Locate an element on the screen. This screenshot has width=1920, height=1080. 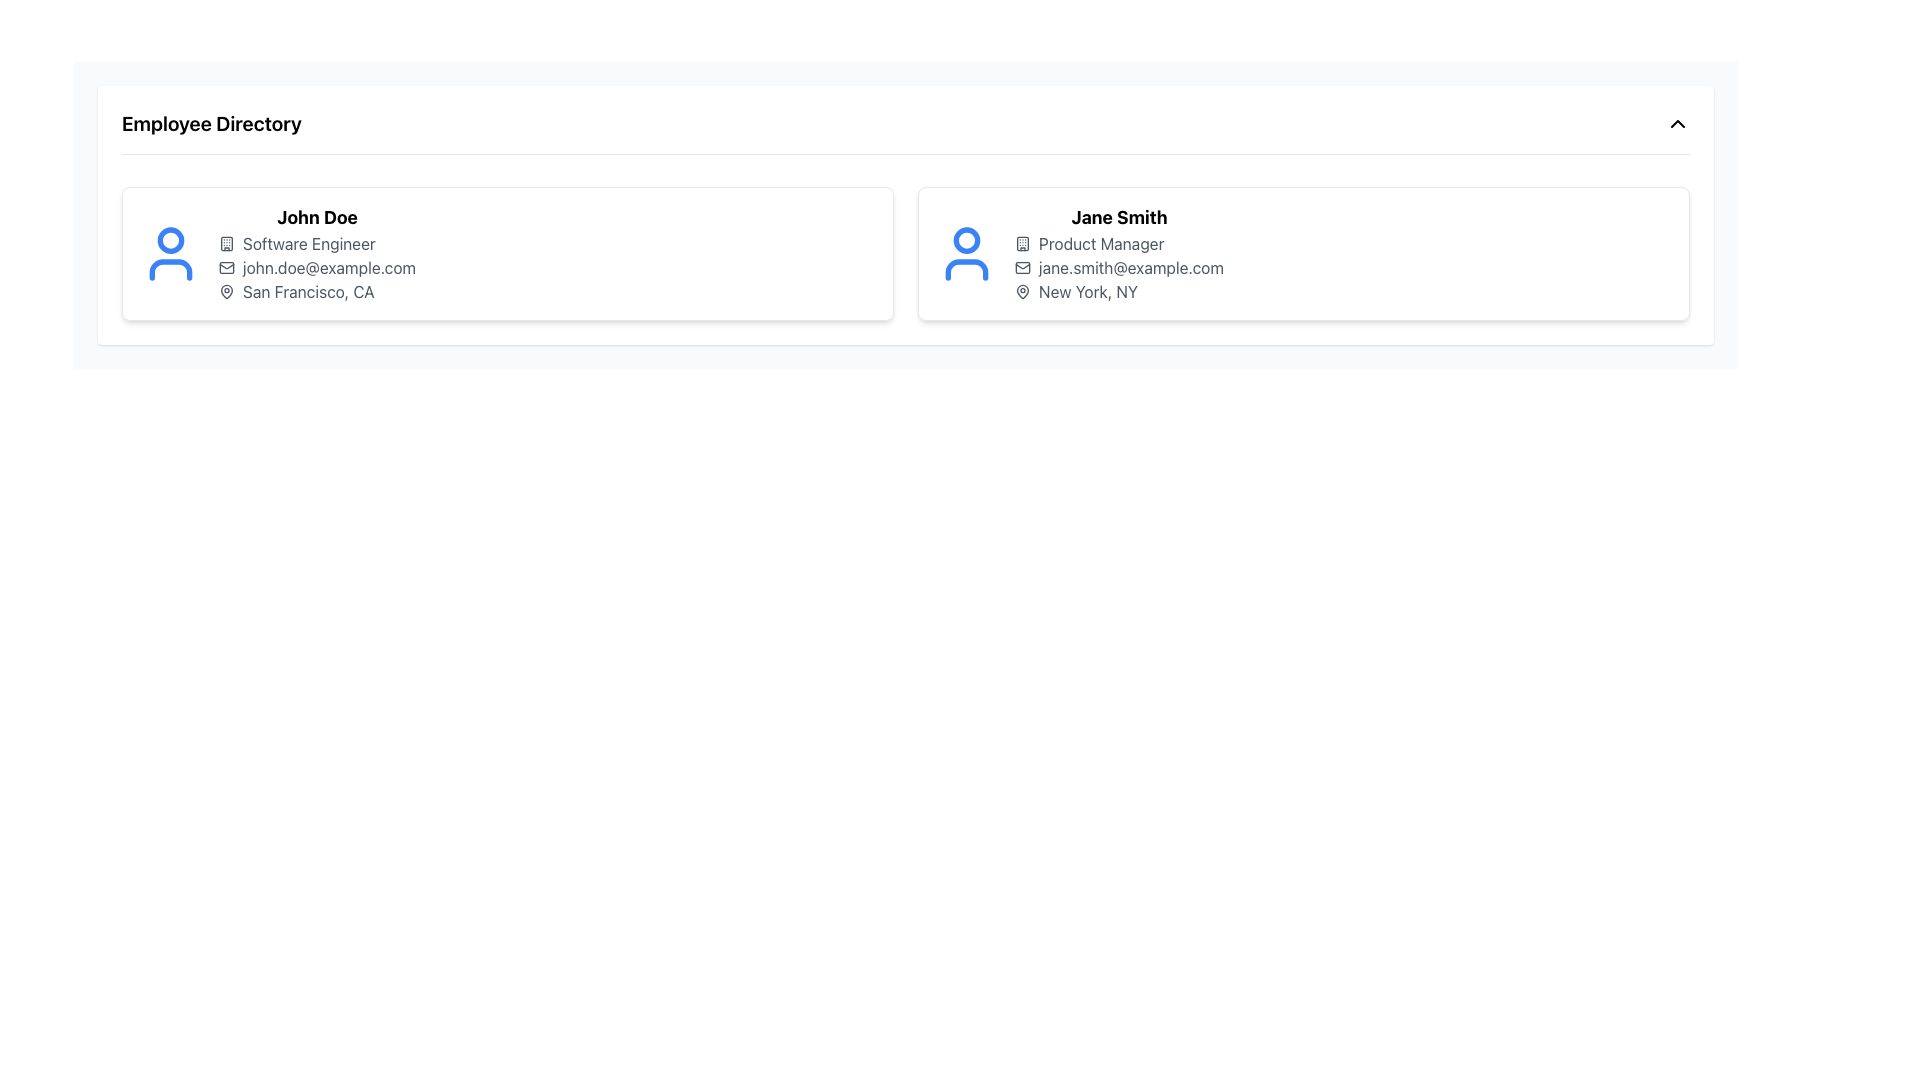
the location display element for 'Jane Smith' in the bottom right of the right-side card, which shows 'New York, NY' with an accompanying icon is located at coordinates (1118, 292).